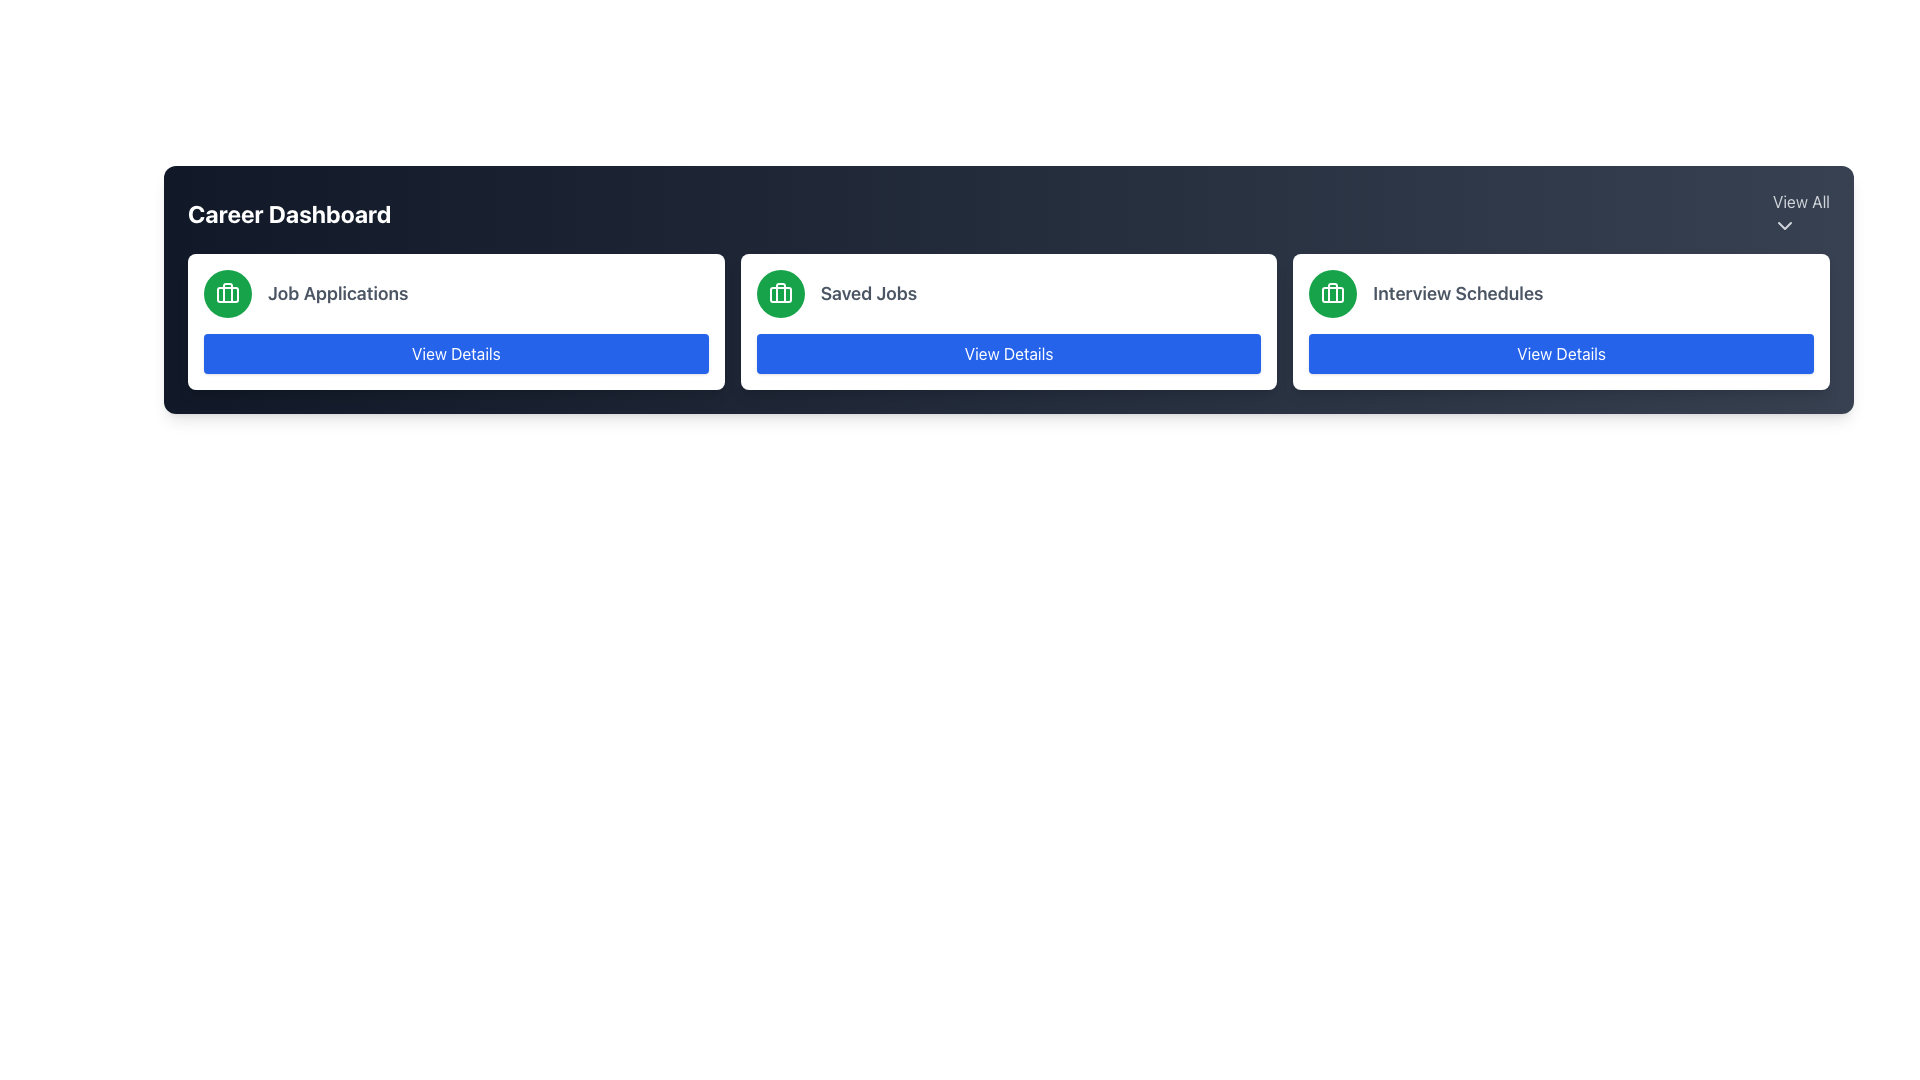  What do you see at coordinates (868, 293) in the screenshot?
I see `text of the 'Saved Jobs' label located to the right of the green circular icon with a white briefcase symbol` at bounding box center [868, 293].